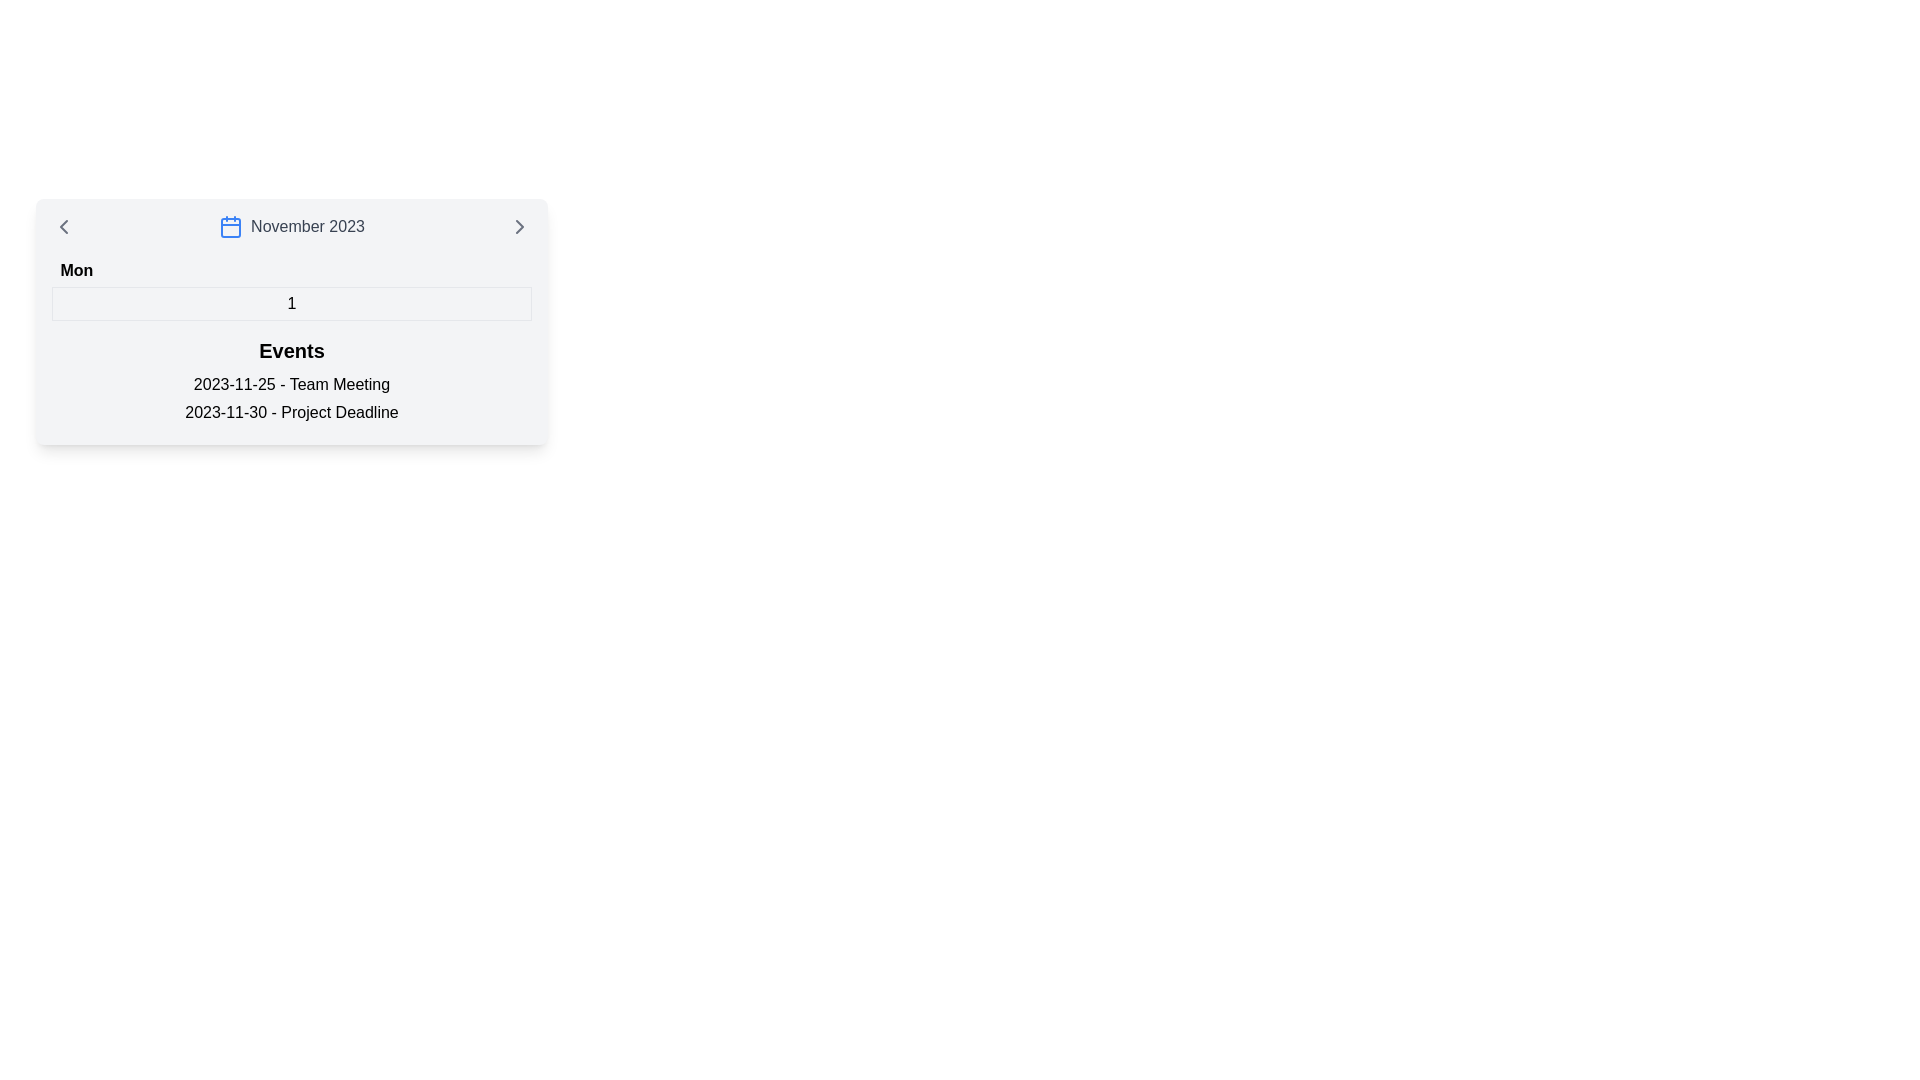 The width and height of the screenshot is (1920, 1080). I want to click on the Table Cell element displaying 'Mon' and '1', so click(291, 288).